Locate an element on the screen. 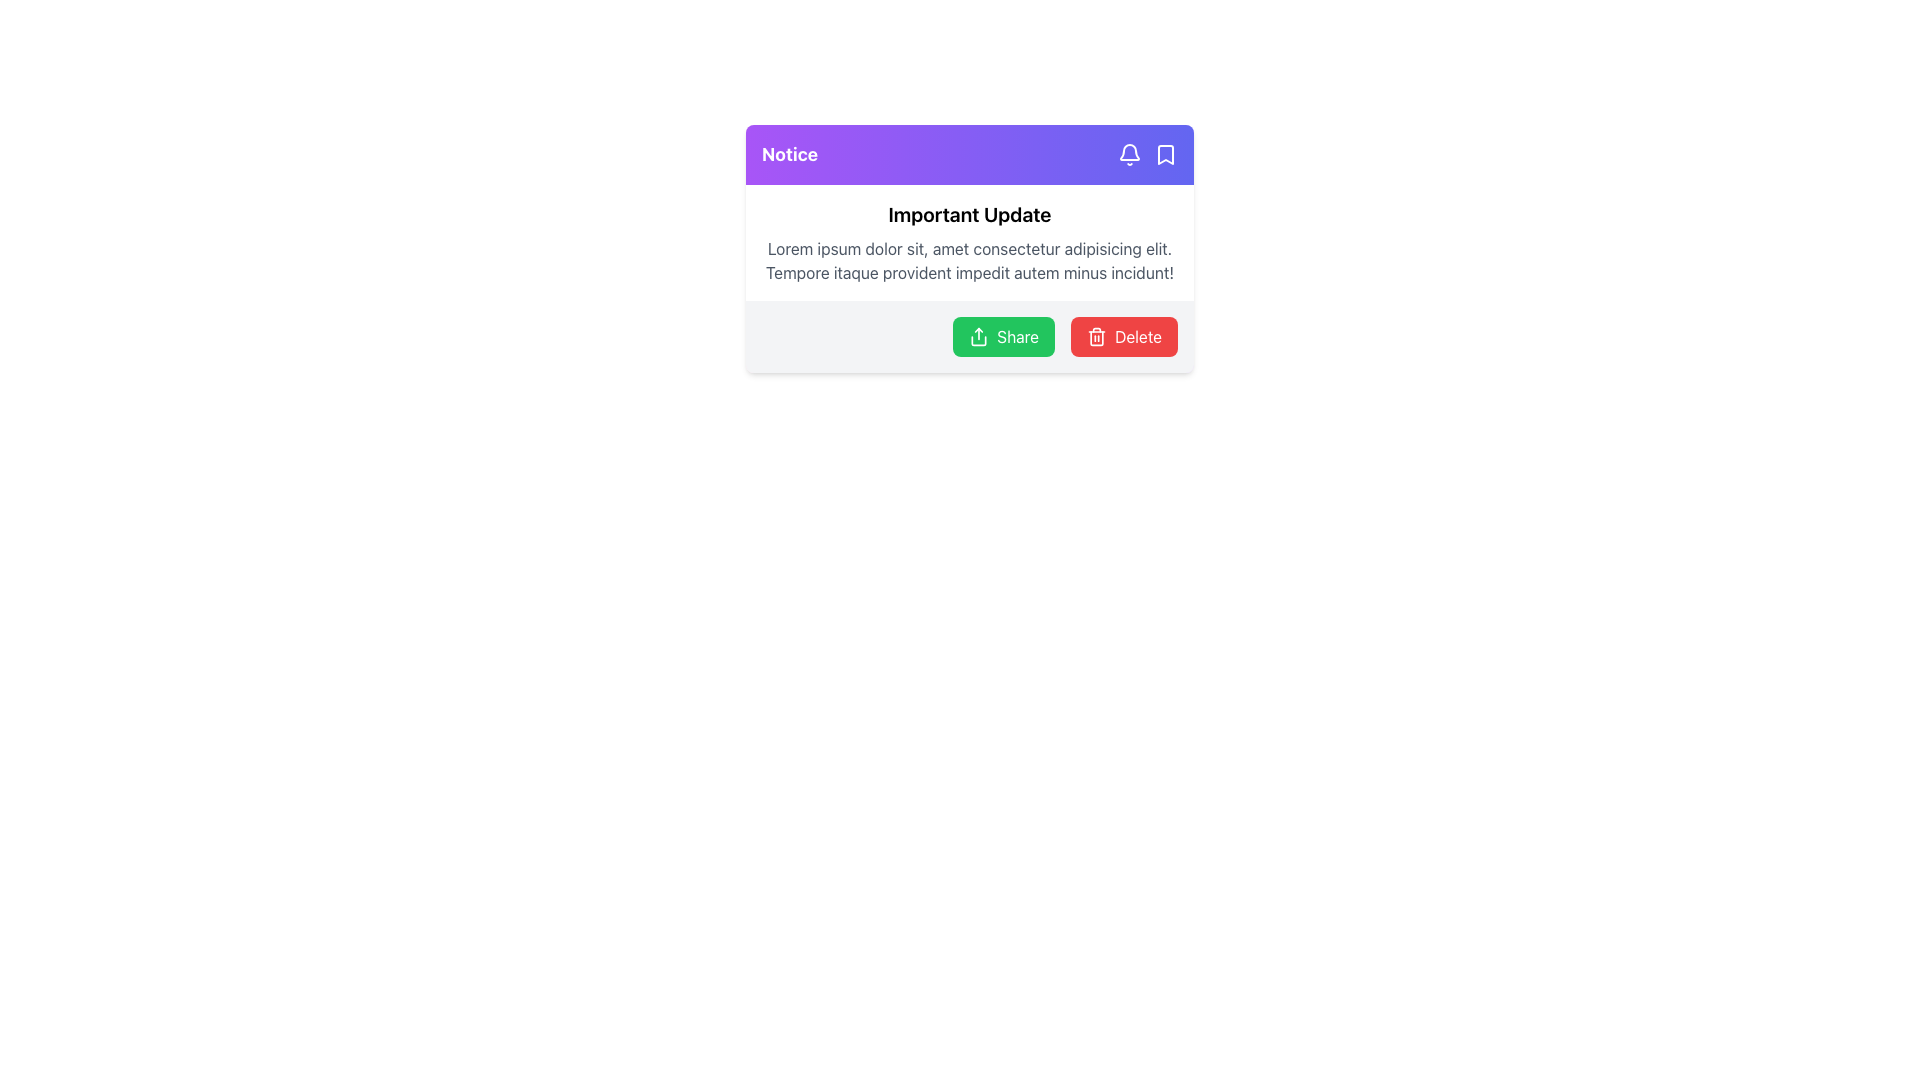  the green 'Share' button with a white sharing icon is located at coordinates (1003, 335).